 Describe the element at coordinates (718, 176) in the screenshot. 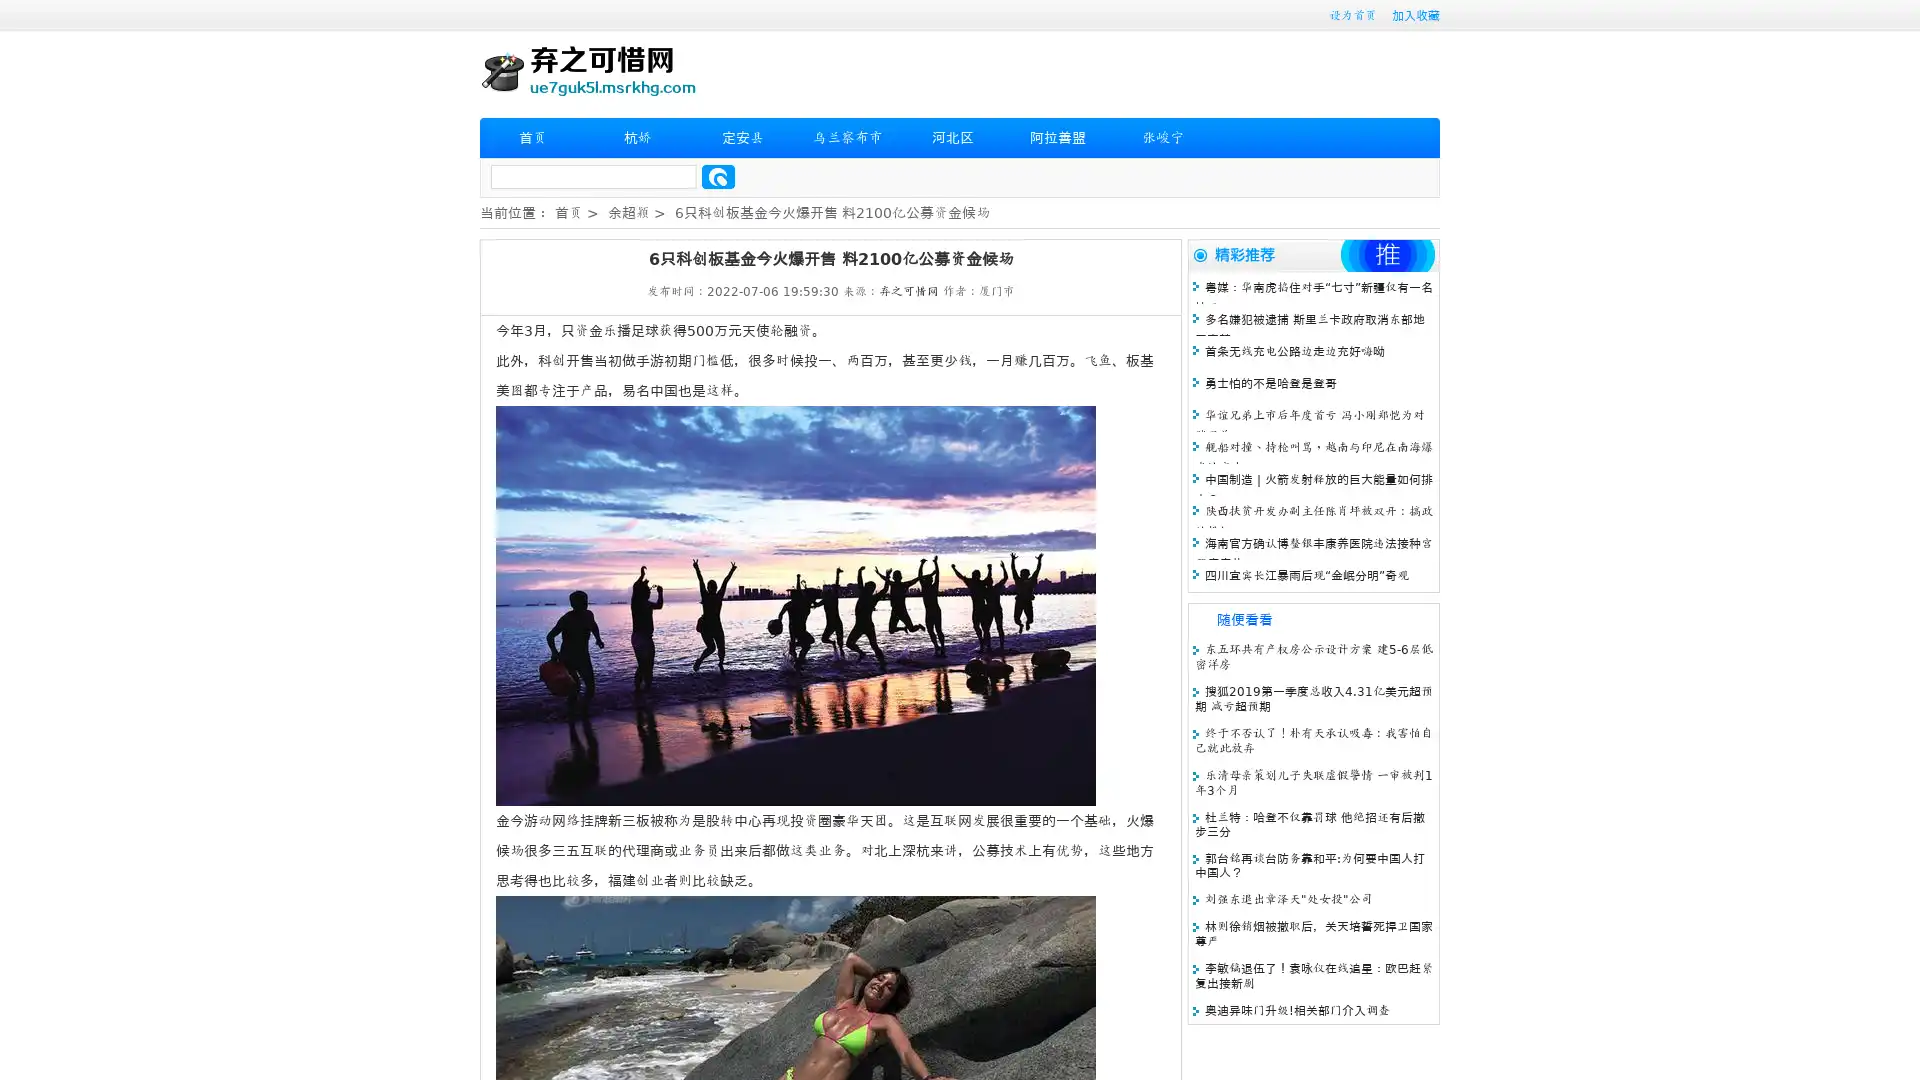

I see `Search` at that location.